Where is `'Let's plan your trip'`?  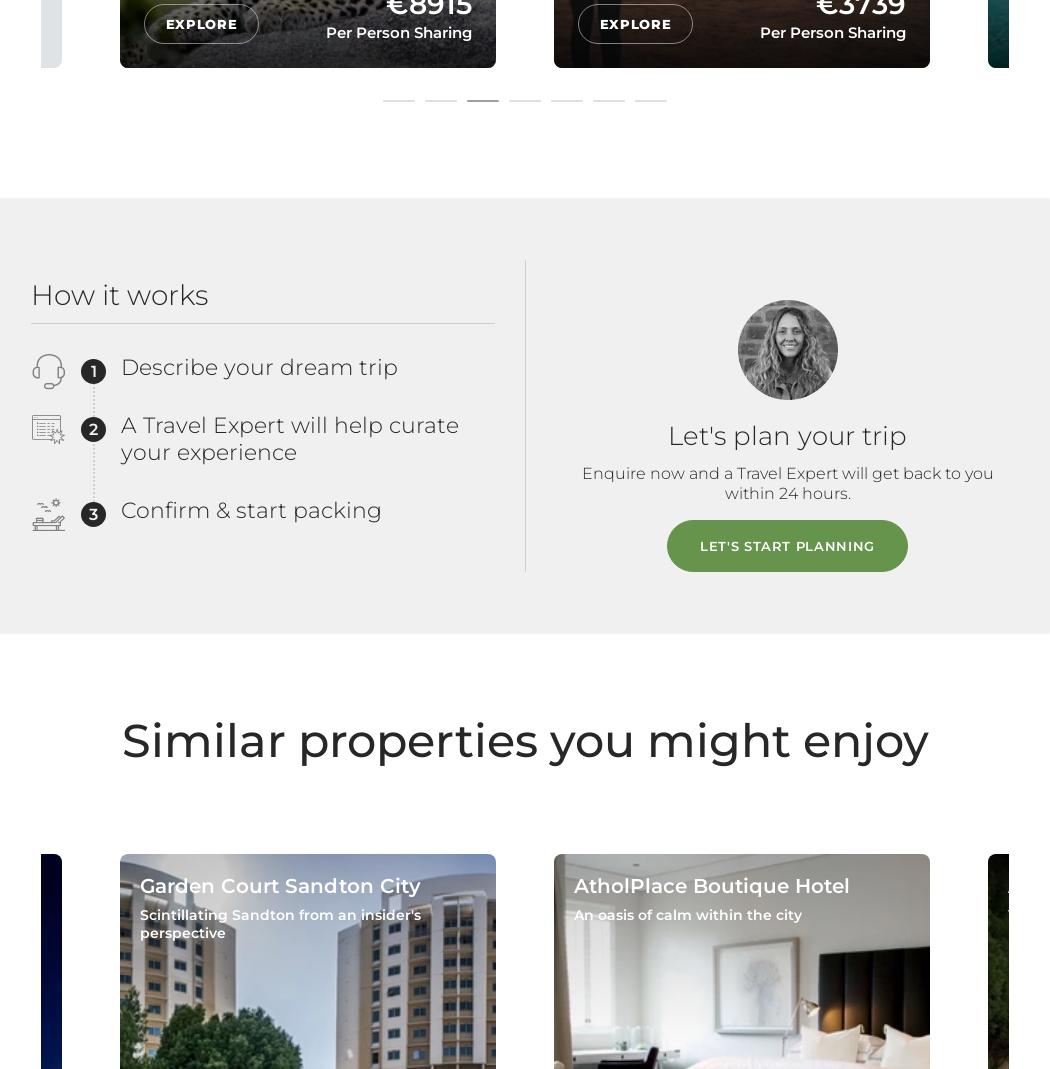 'Let's plan your trip' is located at coordinates (787, 433).